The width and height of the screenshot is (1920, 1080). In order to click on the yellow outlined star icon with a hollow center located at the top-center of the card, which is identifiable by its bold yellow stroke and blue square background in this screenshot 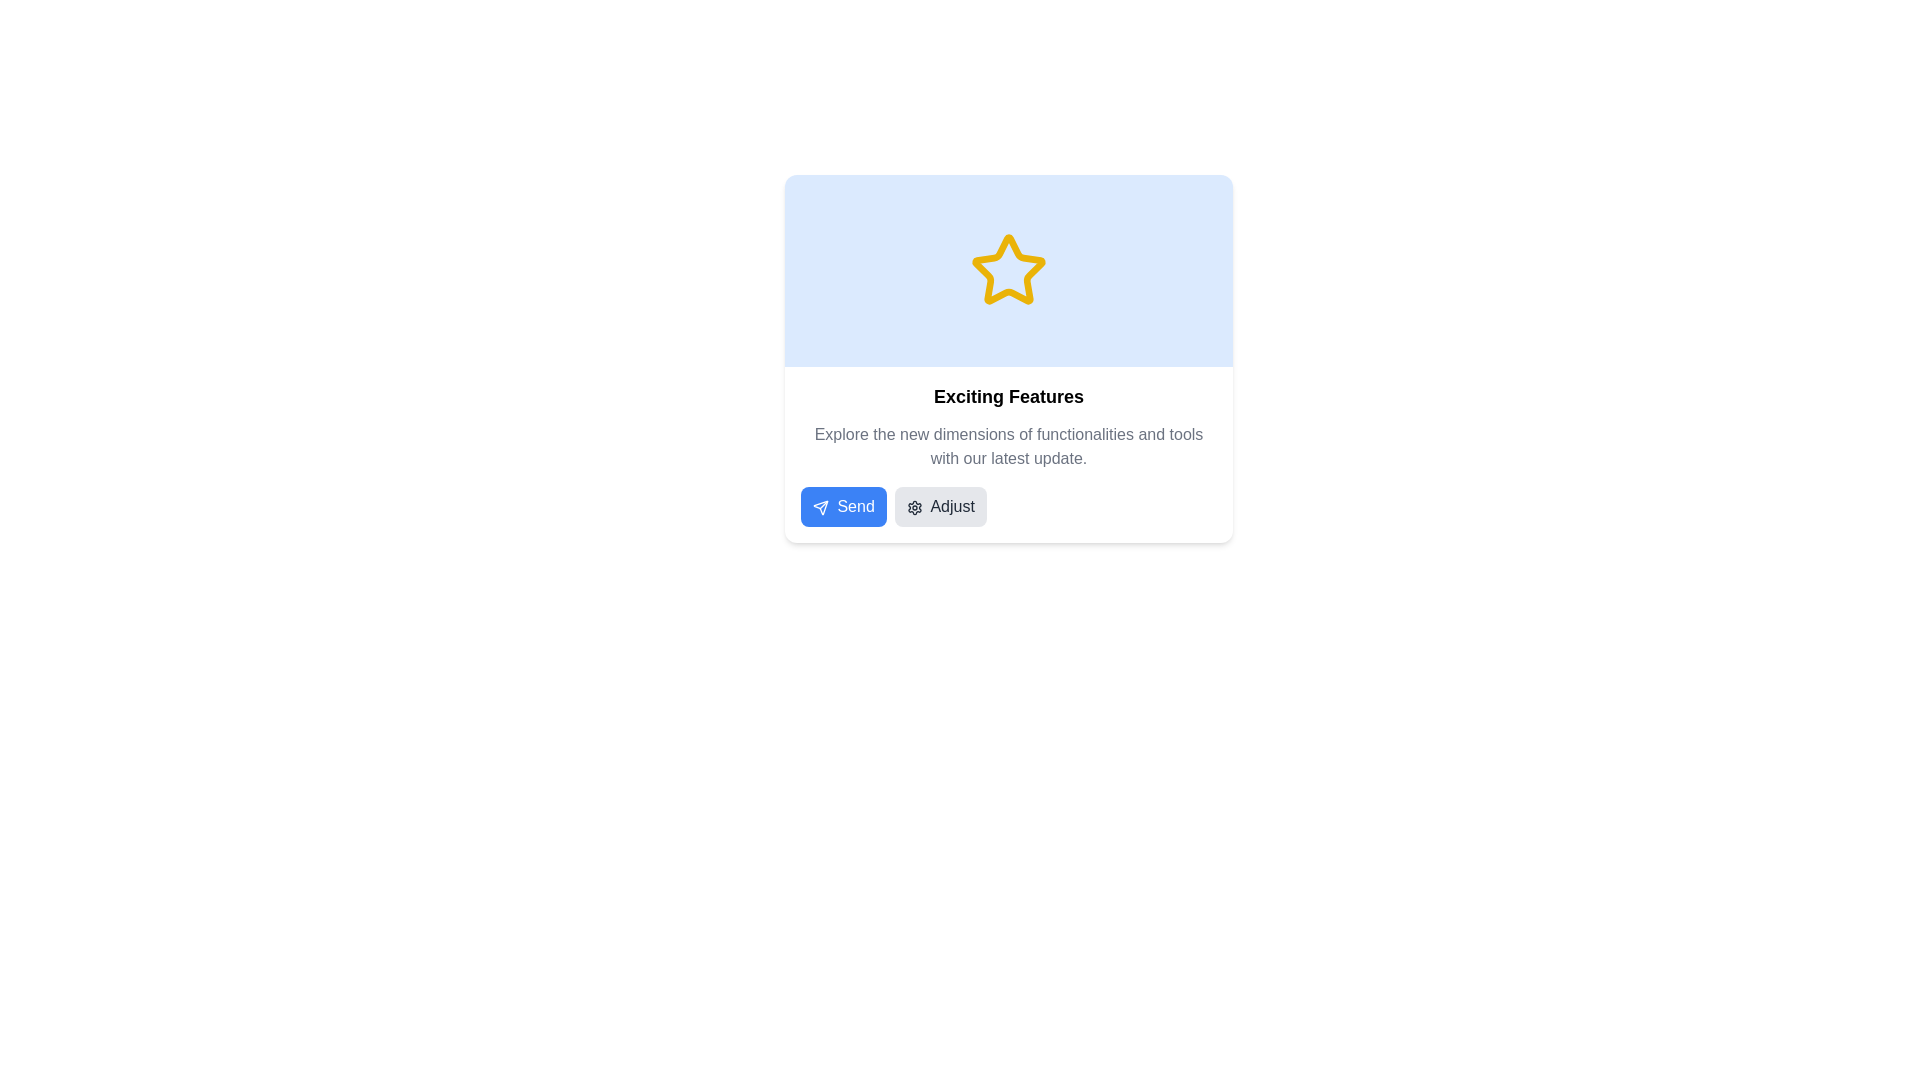, I will do `click(1008, 270)`.